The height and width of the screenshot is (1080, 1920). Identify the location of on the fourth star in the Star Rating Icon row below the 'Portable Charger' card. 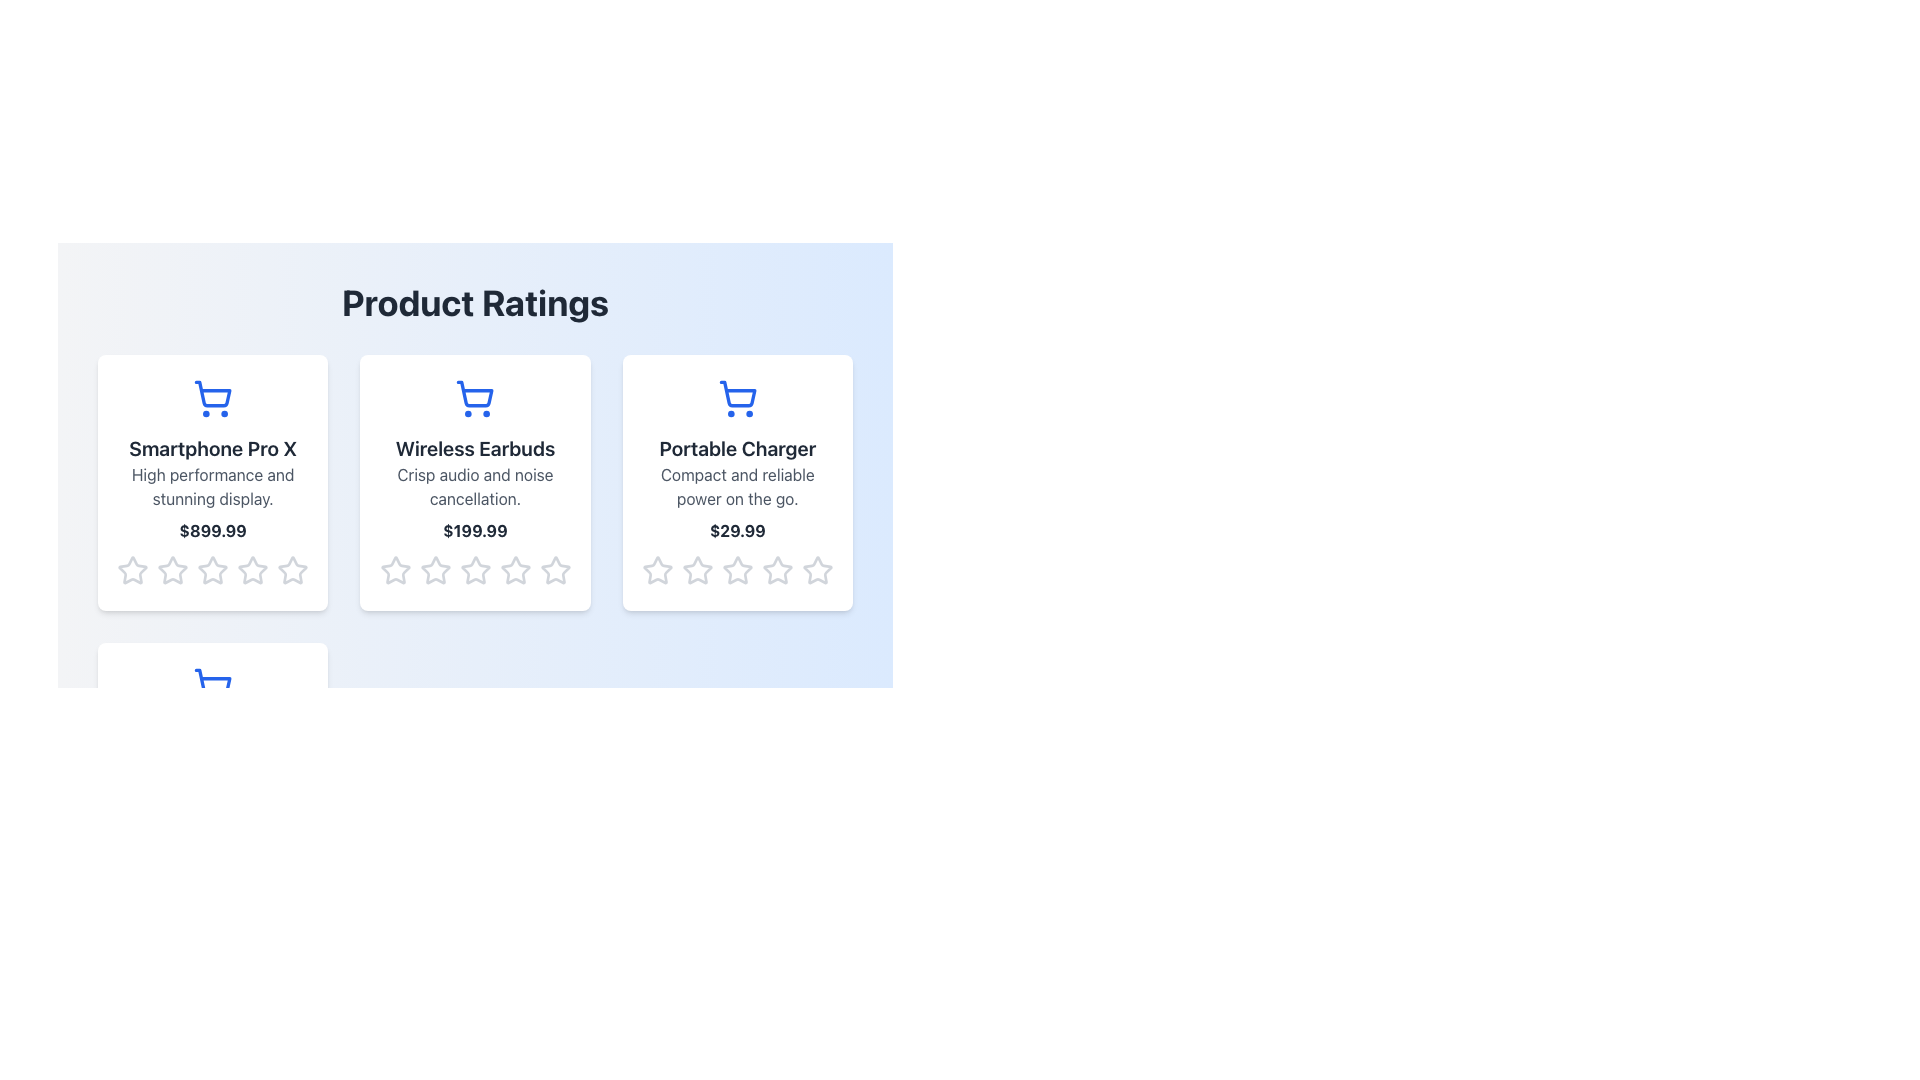
(736, 570).